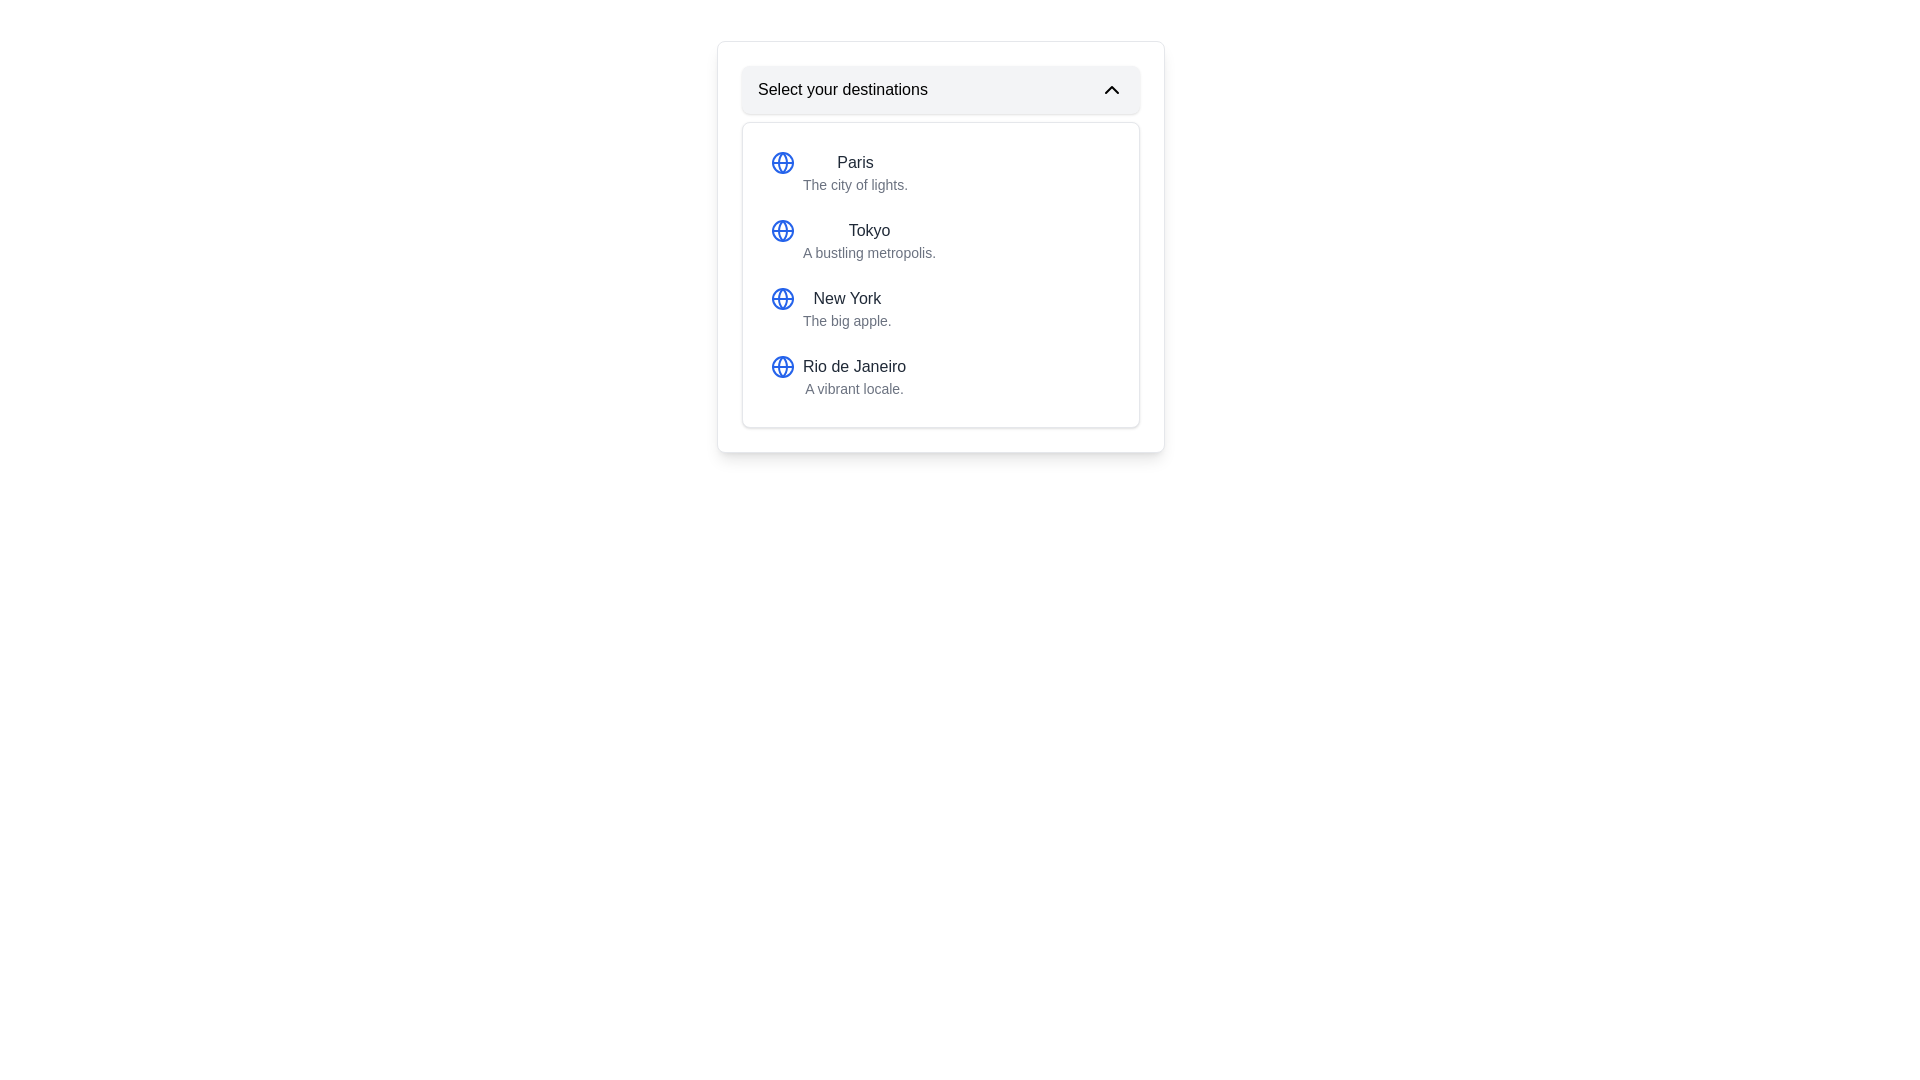  Describe the element at coordinates (847, 319) in the screenshot. I see `the static text label providing additional information about 'New York', positioned directly below the main heading` at that location.